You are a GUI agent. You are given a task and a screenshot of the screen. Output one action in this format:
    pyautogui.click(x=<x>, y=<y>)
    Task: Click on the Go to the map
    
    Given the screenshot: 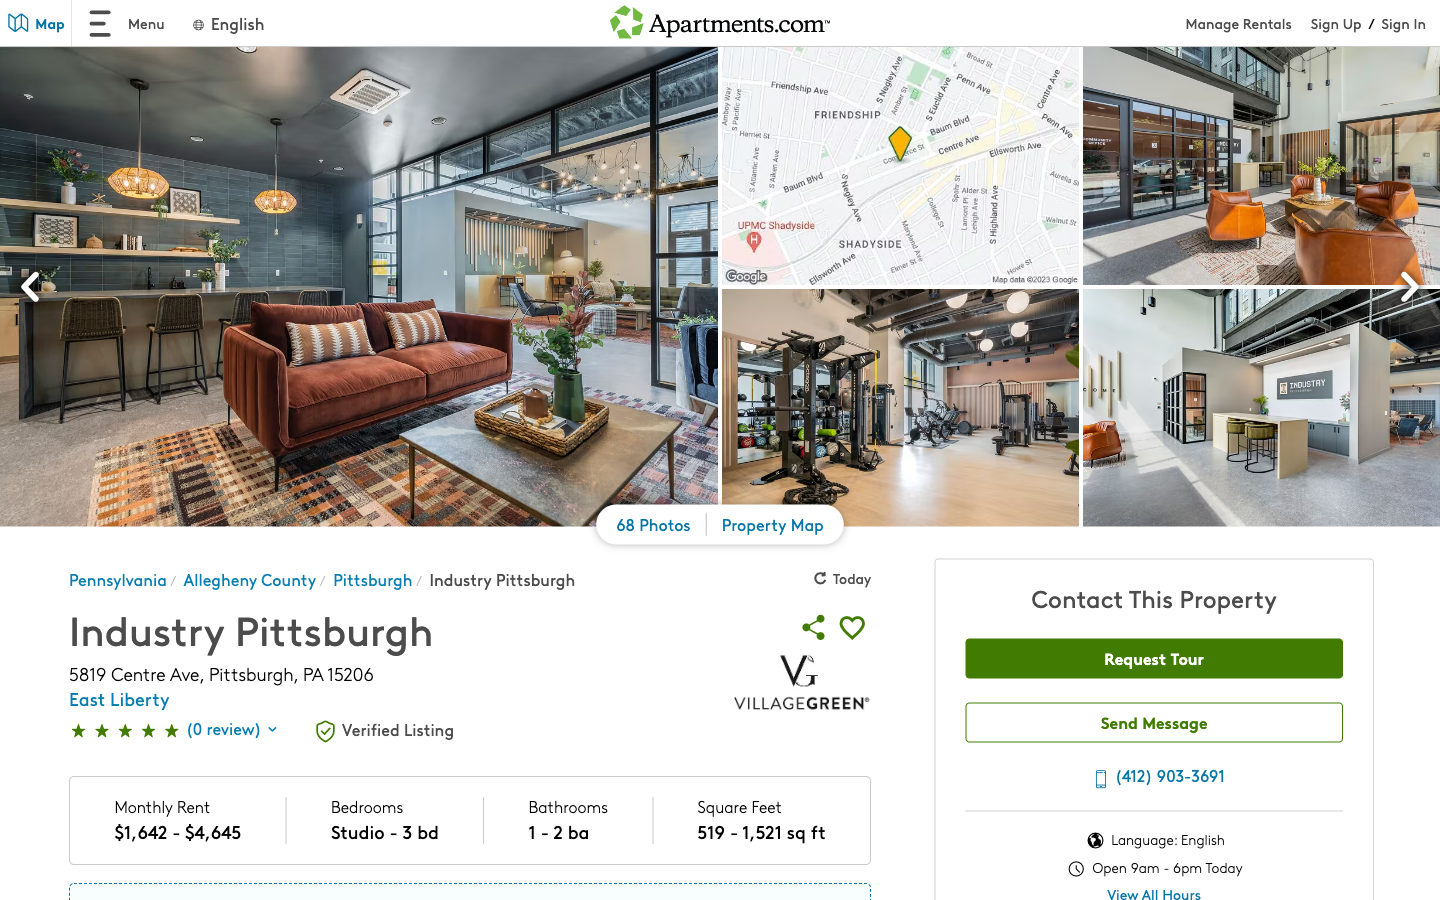 What is the action you would take?
    pyautogui.click(x=24, y=26)
    